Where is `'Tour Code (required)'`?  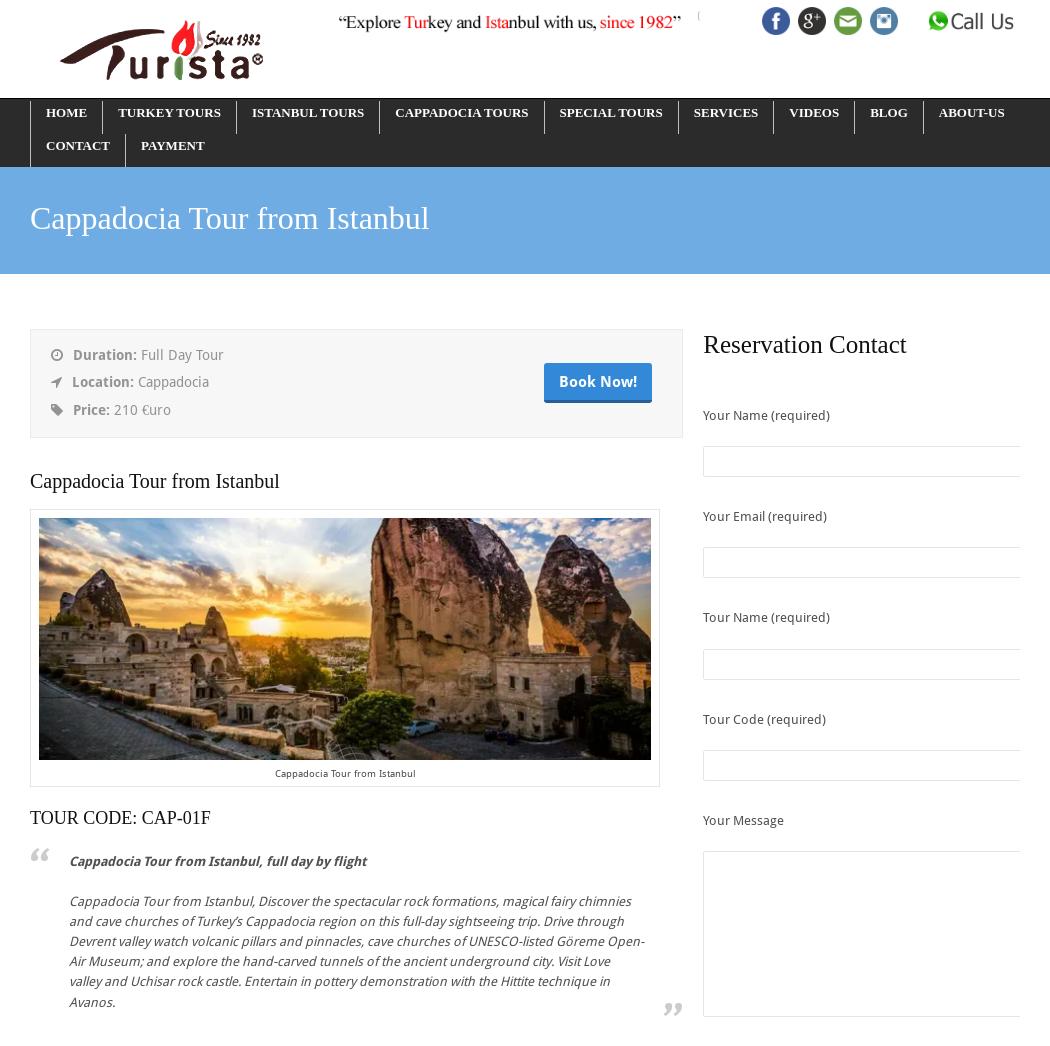
'Tour Code (required)' is located at coordinates (764, 718).